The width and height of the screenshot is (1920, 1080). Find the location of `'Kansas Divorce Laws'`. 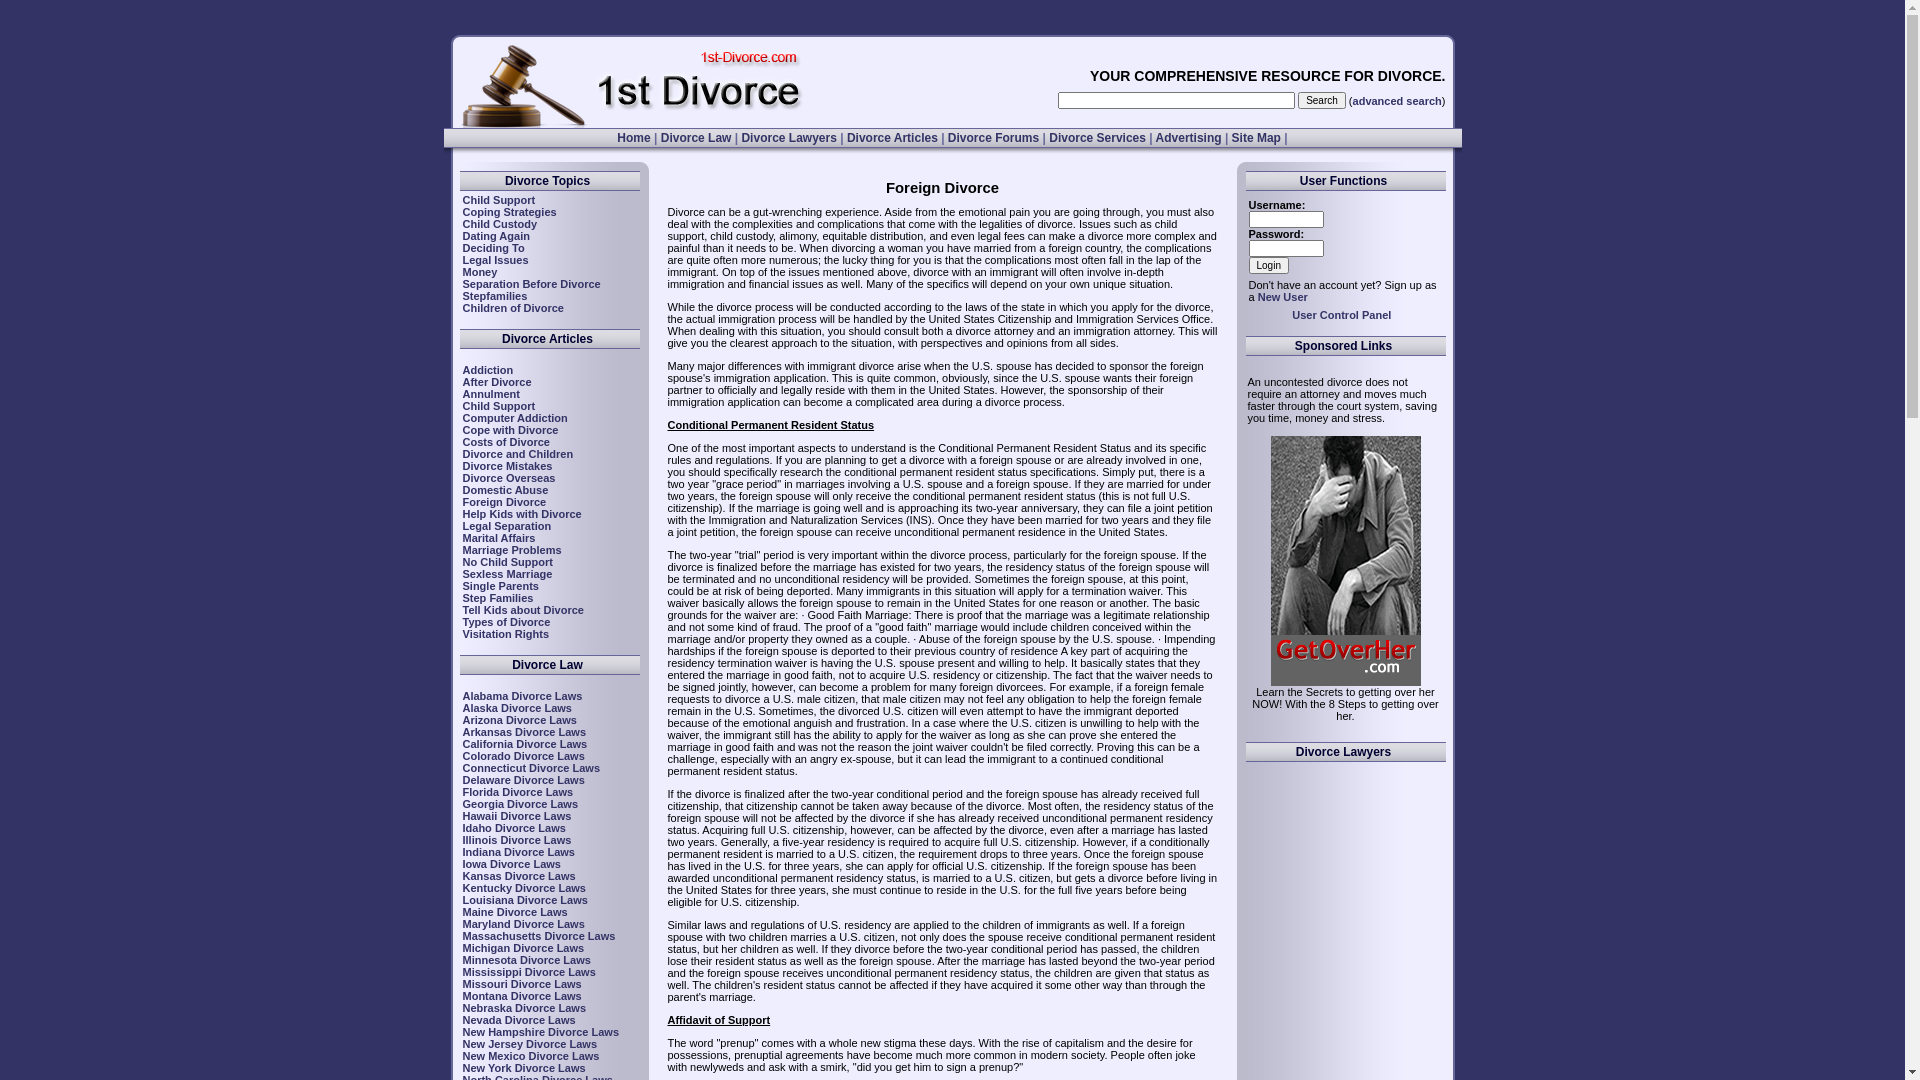

'Kansas Divorce Laws' is located at coordinates (518, 874).